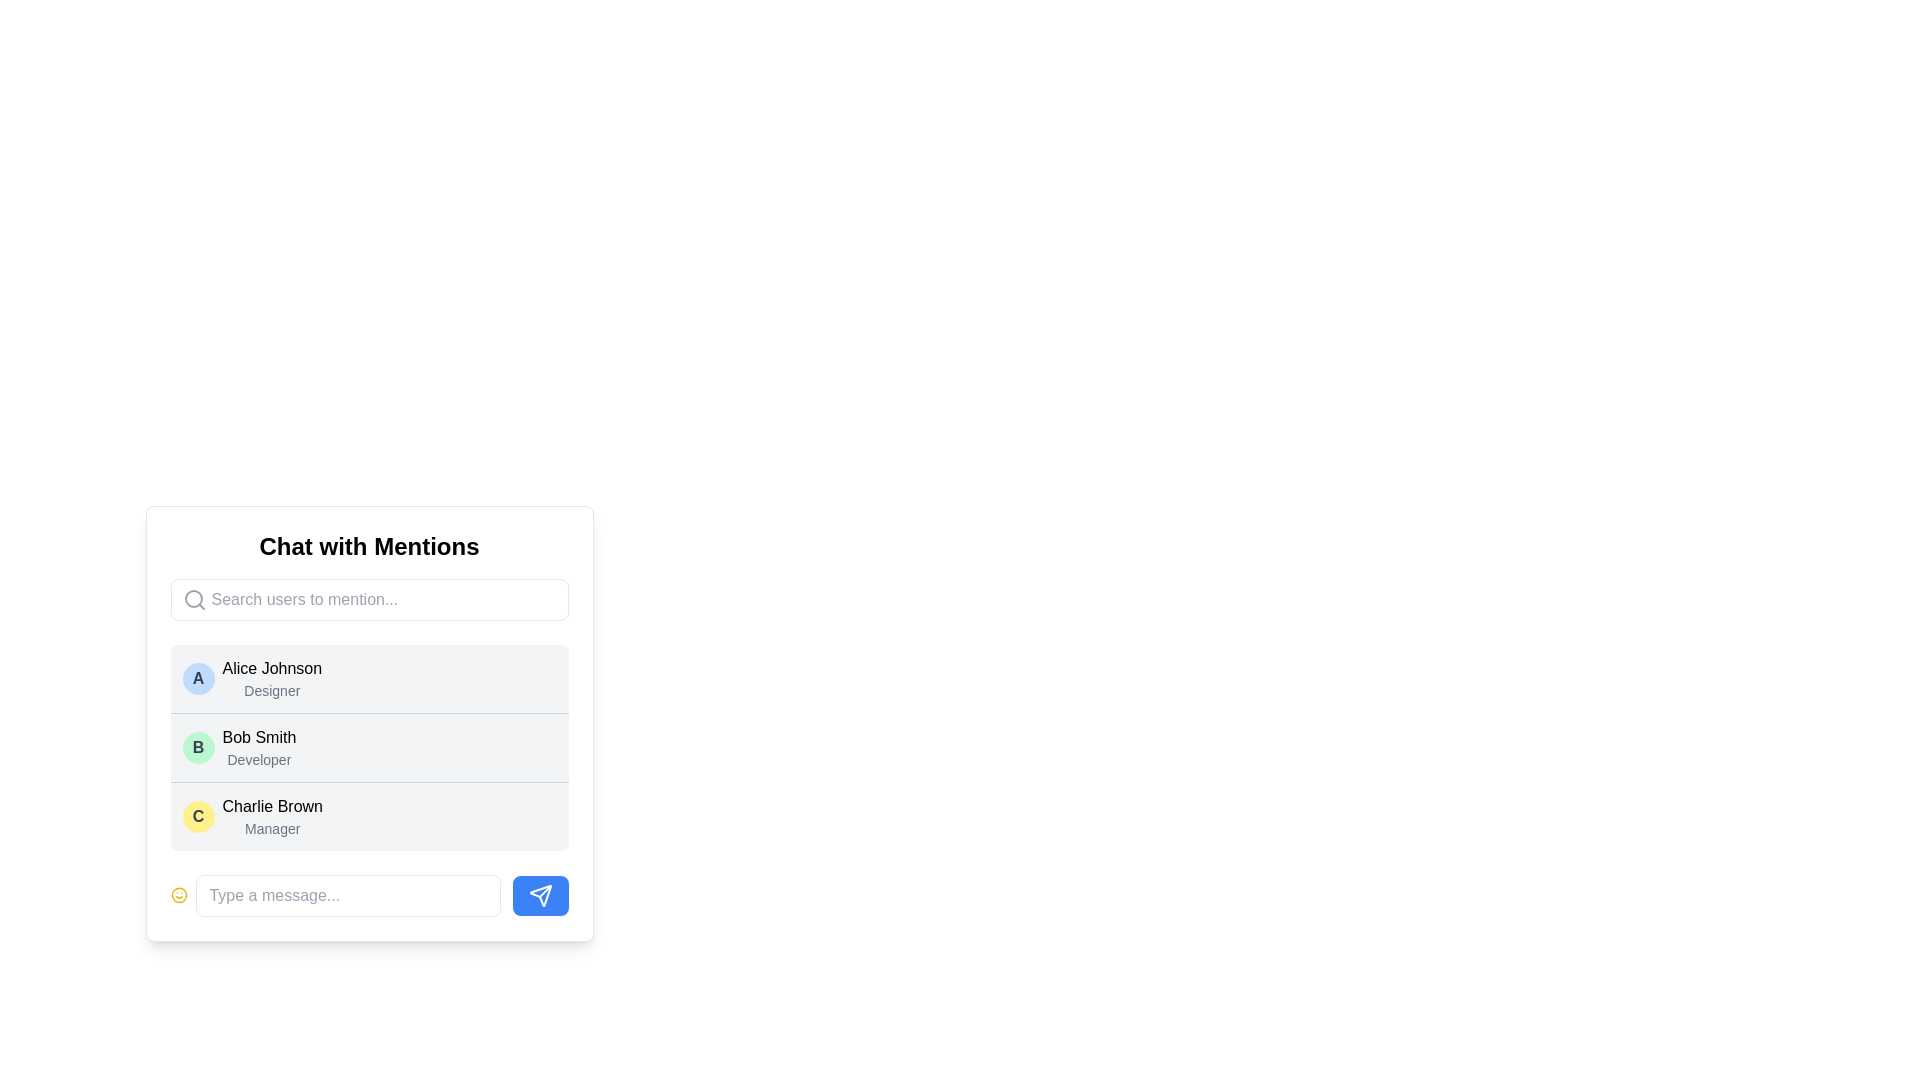  I want to click on the contact list item for 'Bob Smith', the second item in the list under 'Chat with Mentions', so click(369, 748).